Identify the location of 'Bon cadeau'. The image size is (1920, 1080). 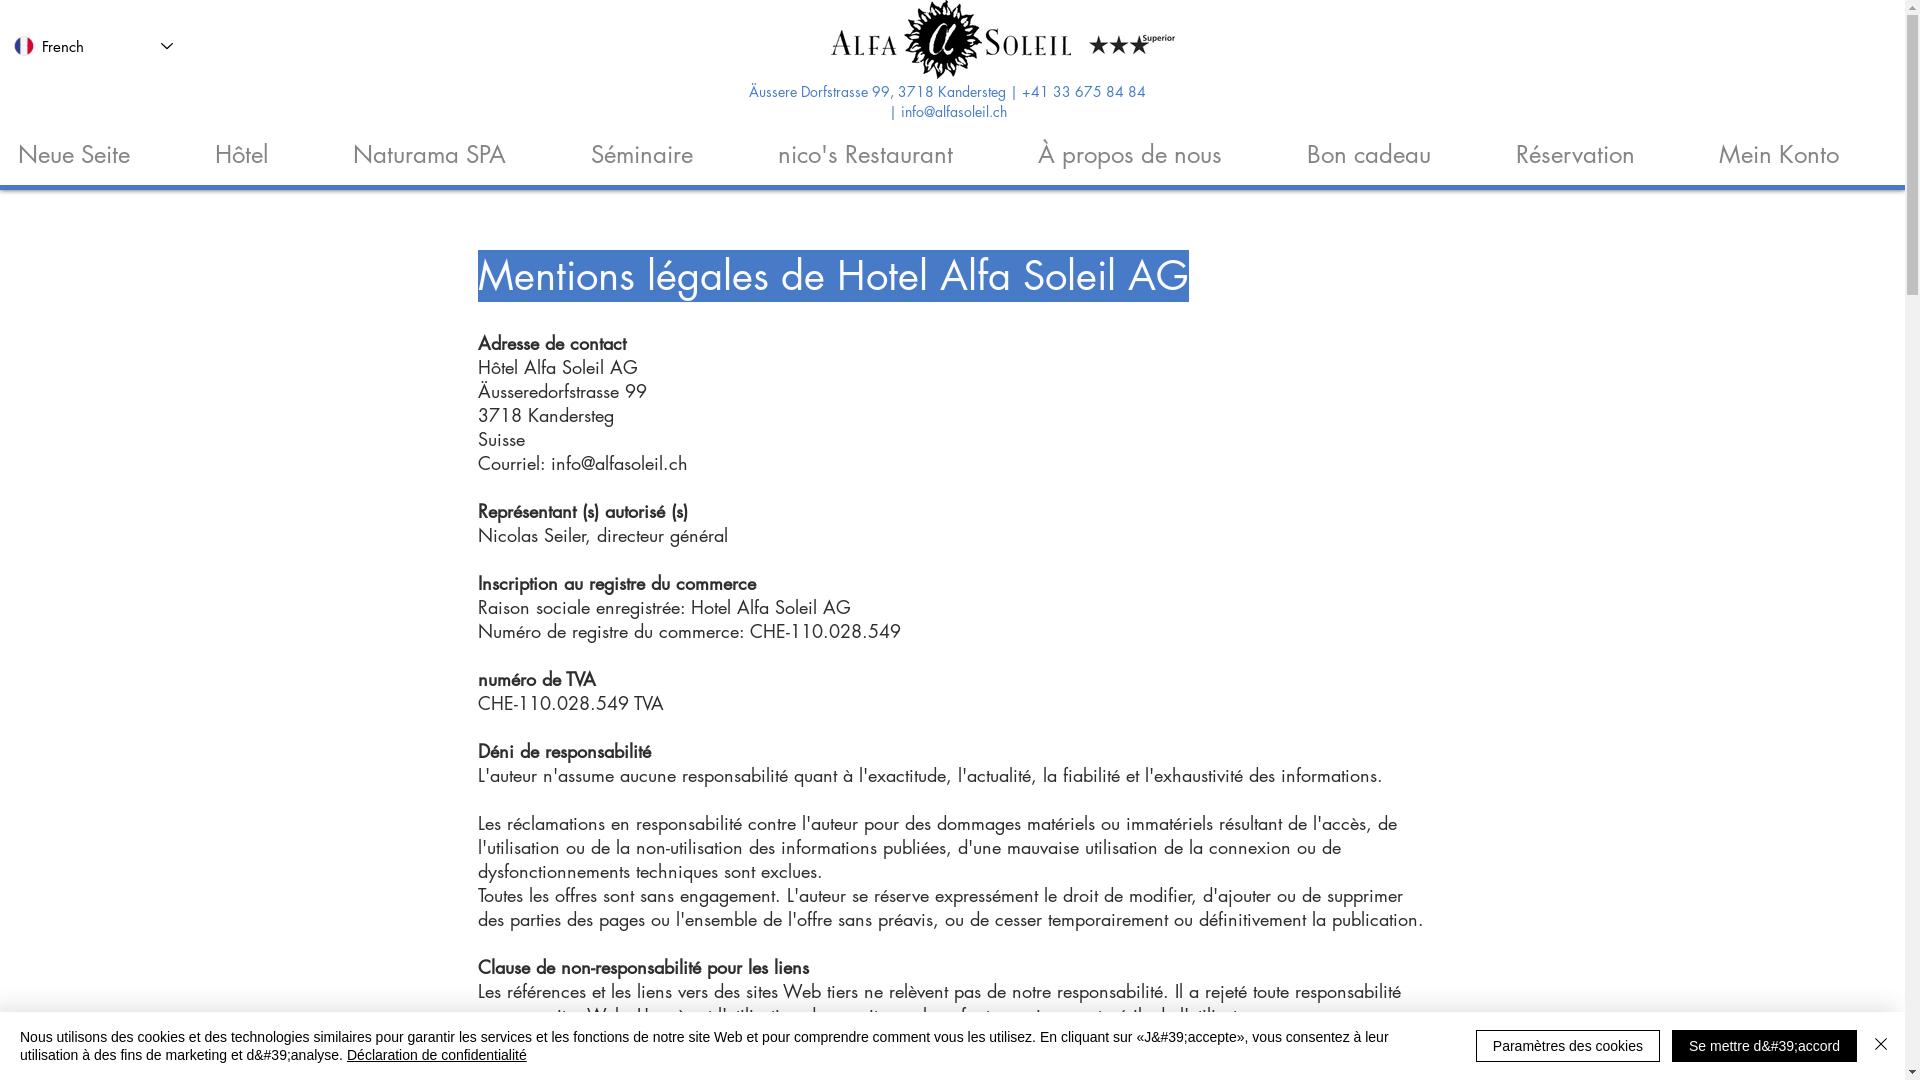
(1392, 144).